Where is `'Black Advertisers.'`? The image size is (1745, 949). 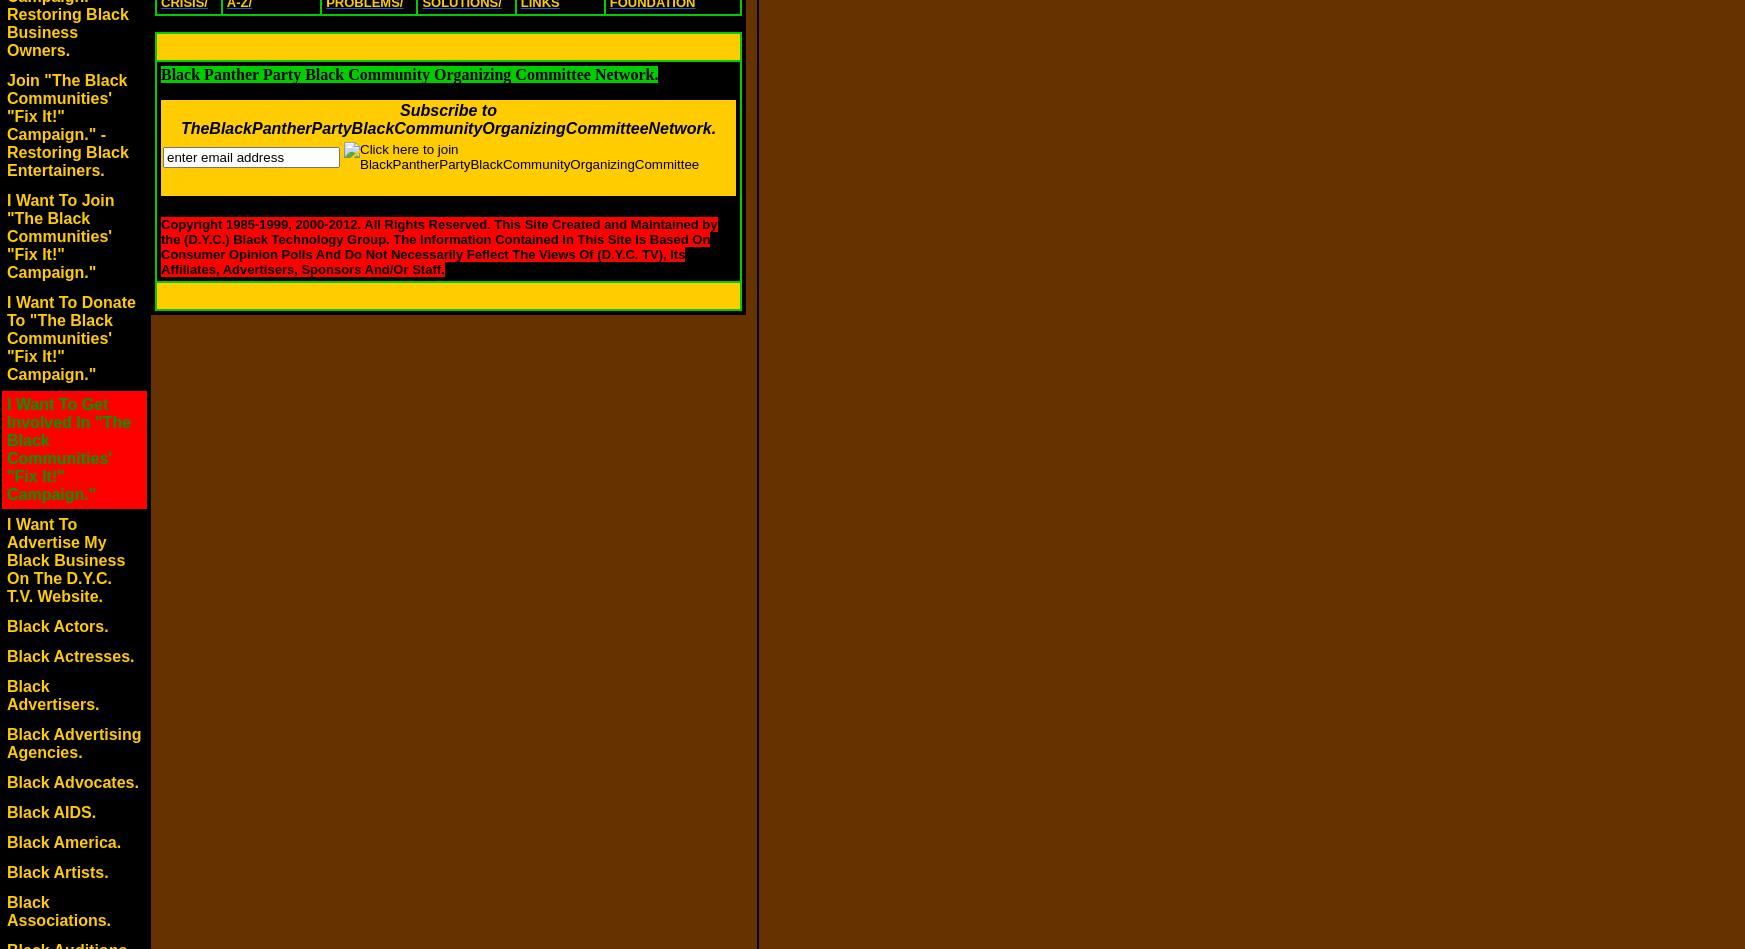 'Black Advertisers.' is located at coordinates (52, 695).